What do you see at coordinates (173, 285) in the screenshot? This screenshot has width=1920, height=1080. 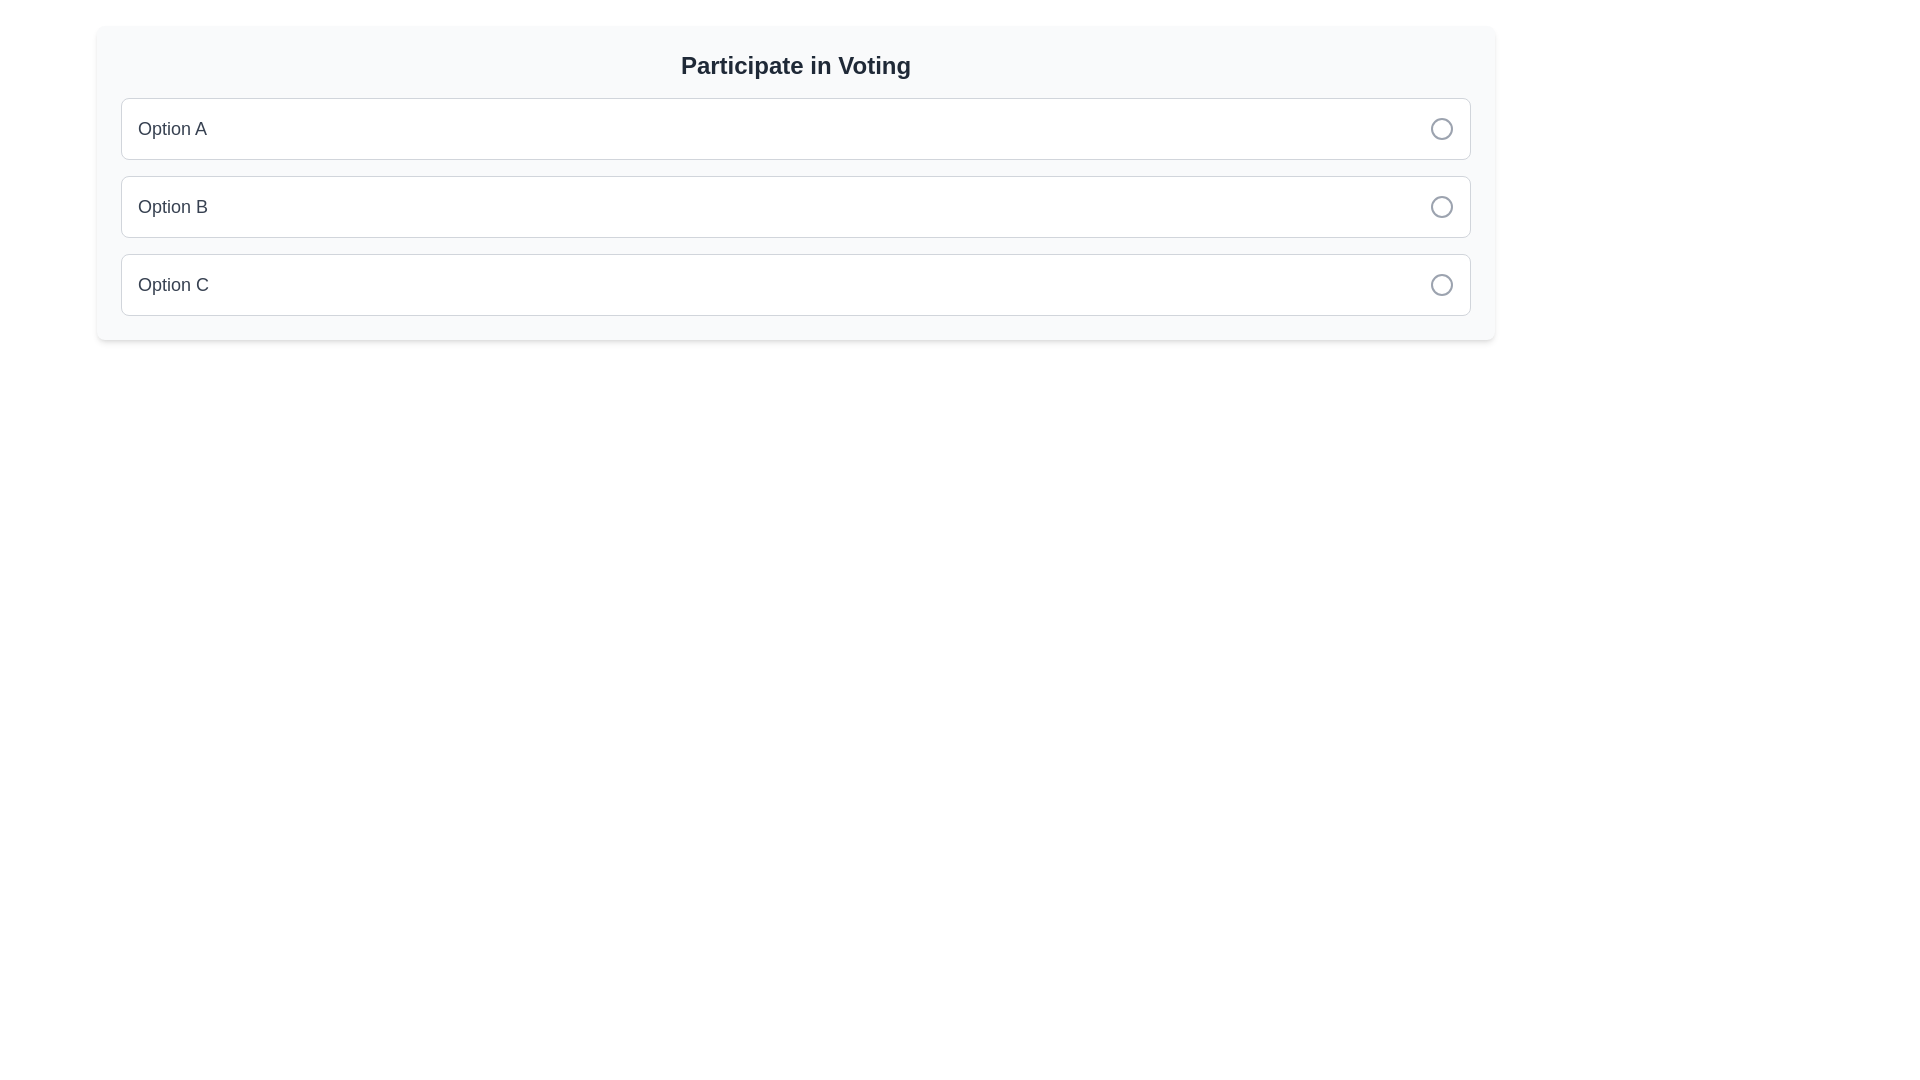 I see `text content of the Text Label displaying 'Option C' located in the third row of a vertically aligned list` at bounding box center [173, 285].